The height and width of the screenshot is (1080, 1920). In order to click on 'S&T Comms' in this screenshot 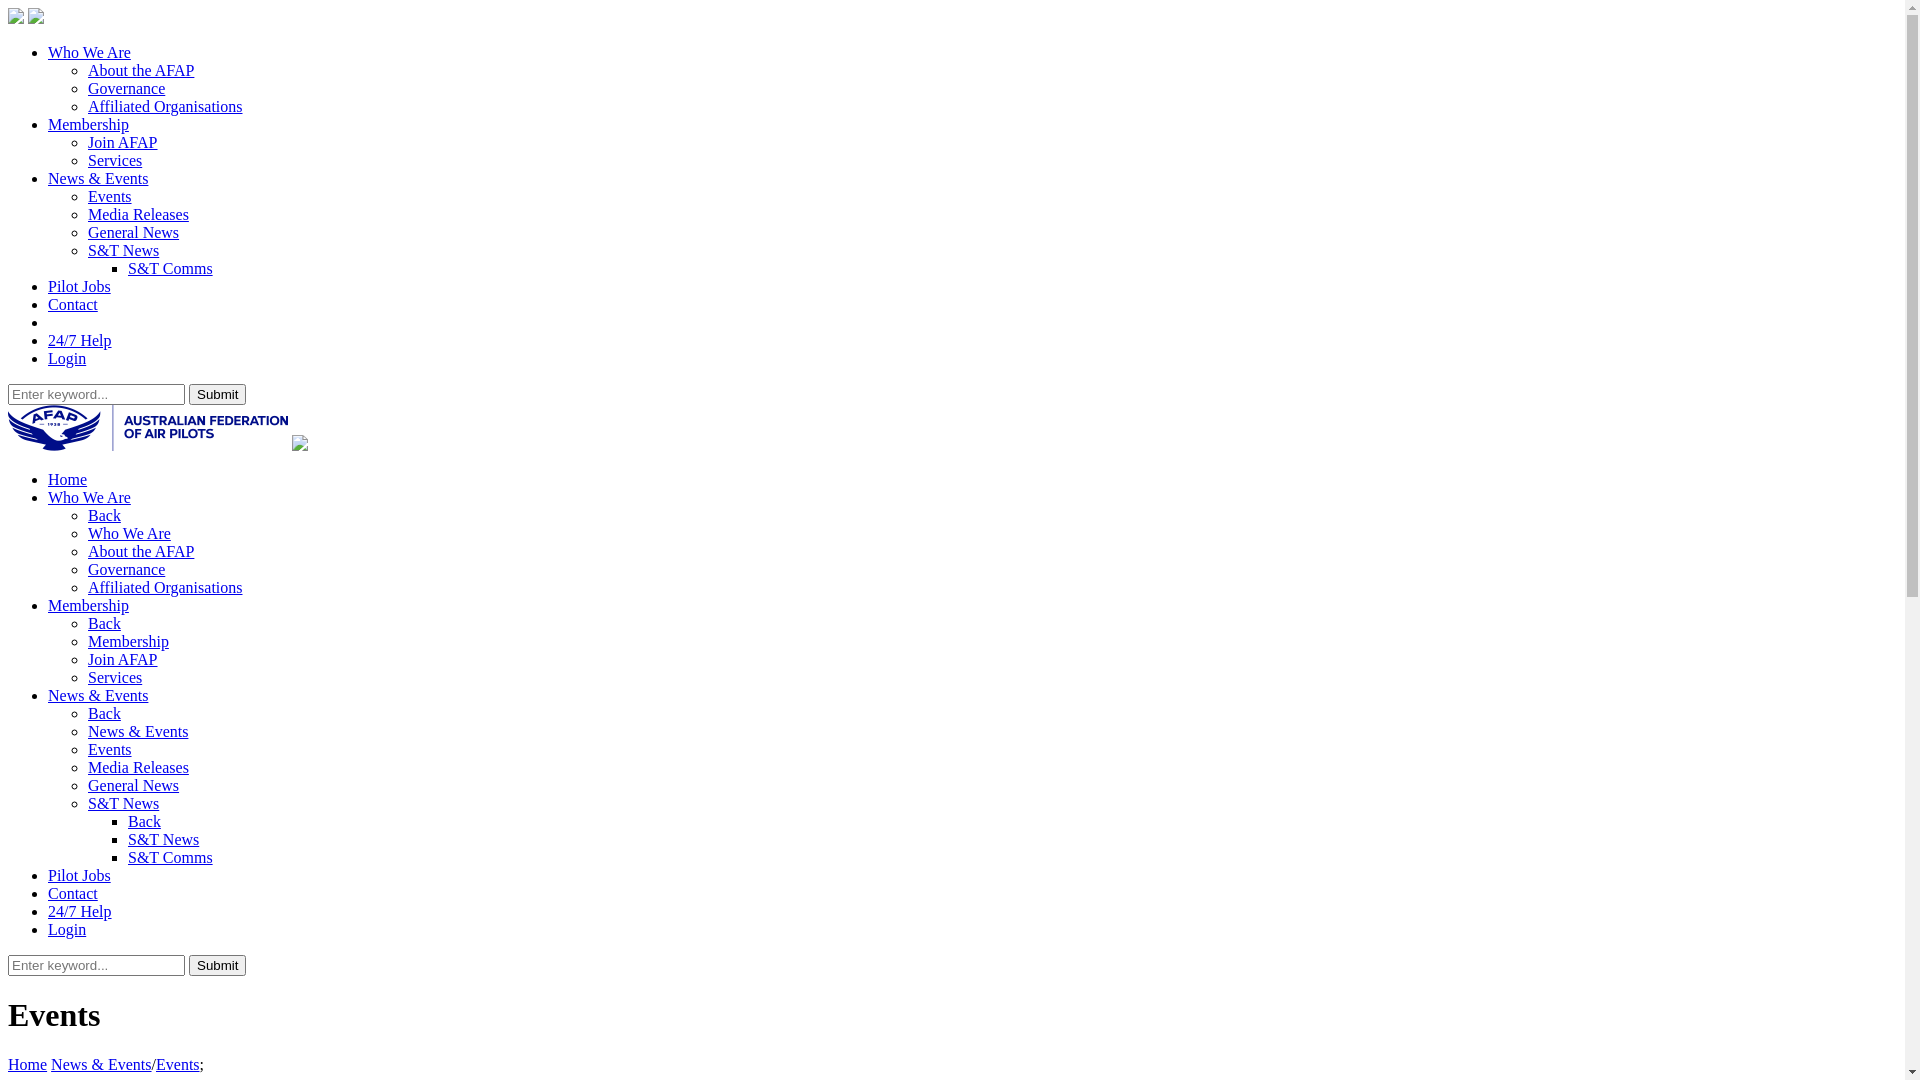, I will do `click(170, 267)`.